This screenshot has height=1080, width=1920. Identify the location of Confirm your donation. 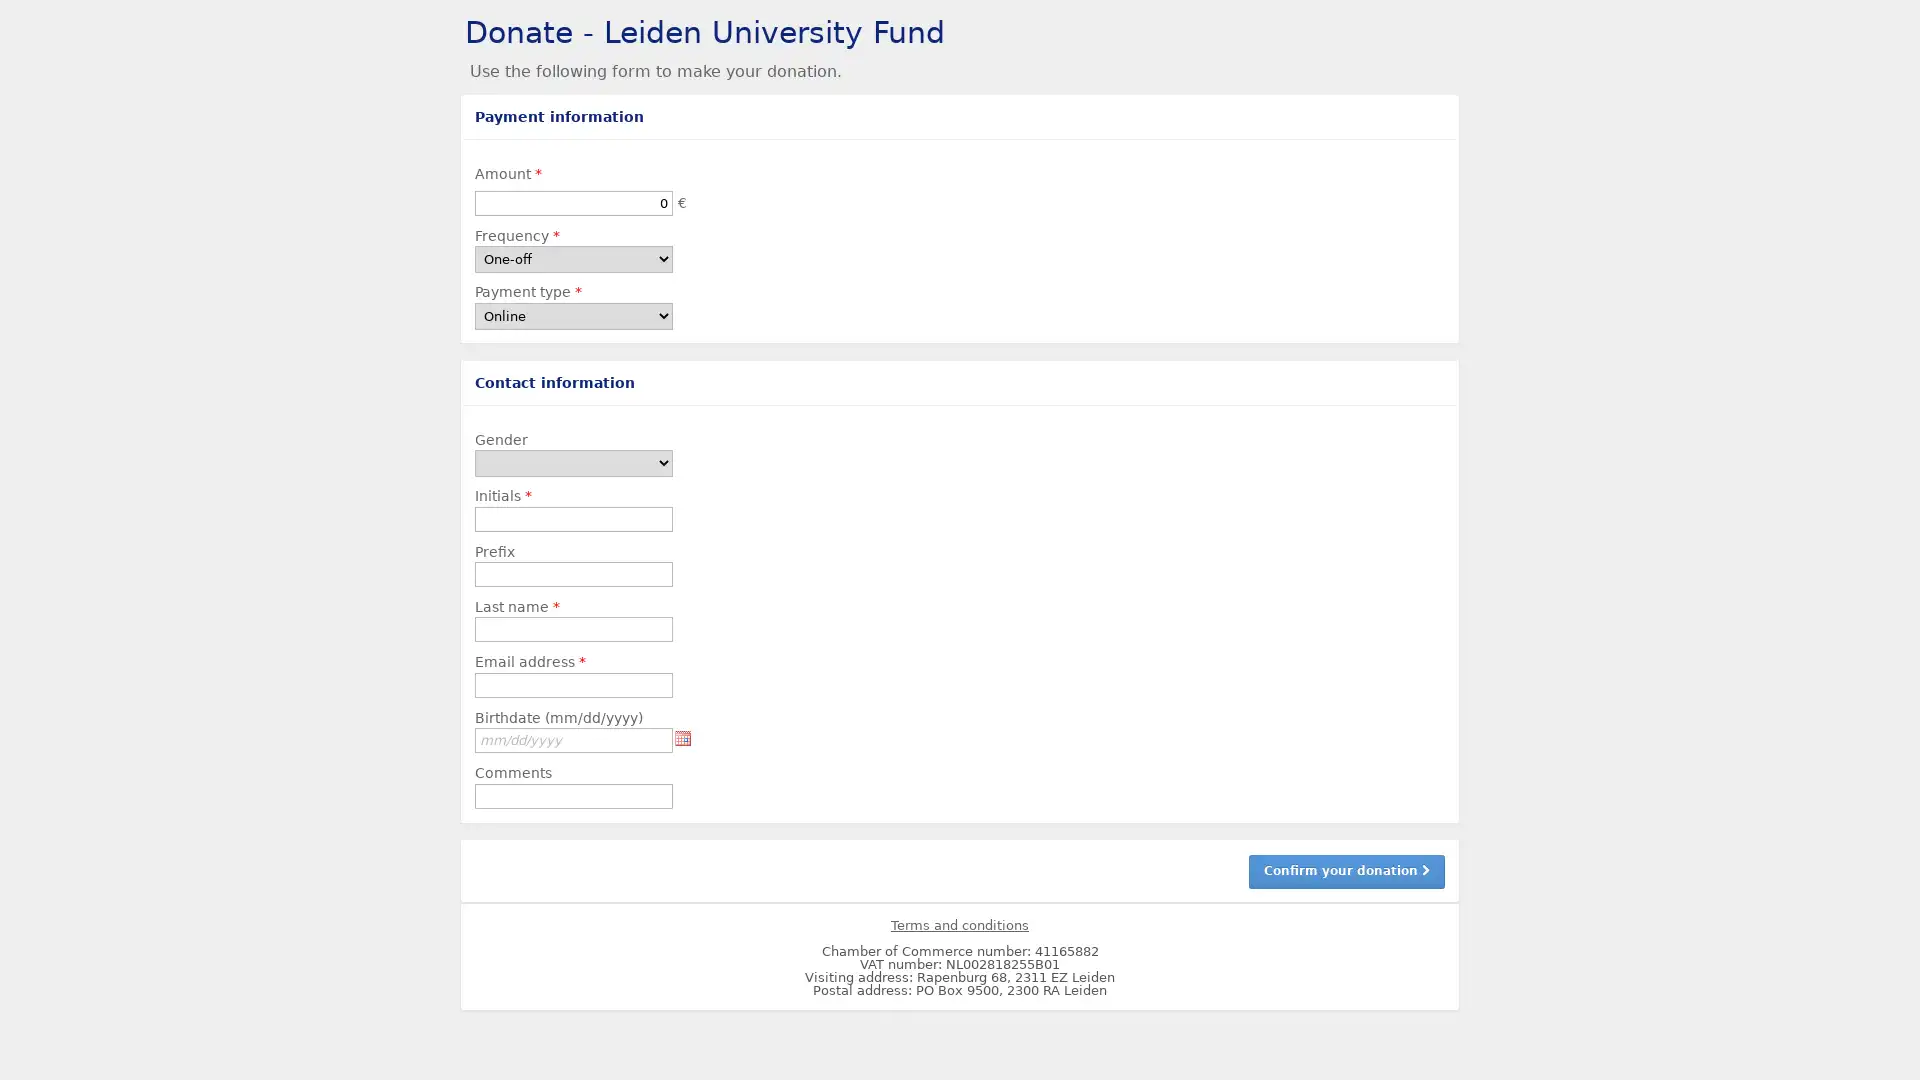
(1347, 870).